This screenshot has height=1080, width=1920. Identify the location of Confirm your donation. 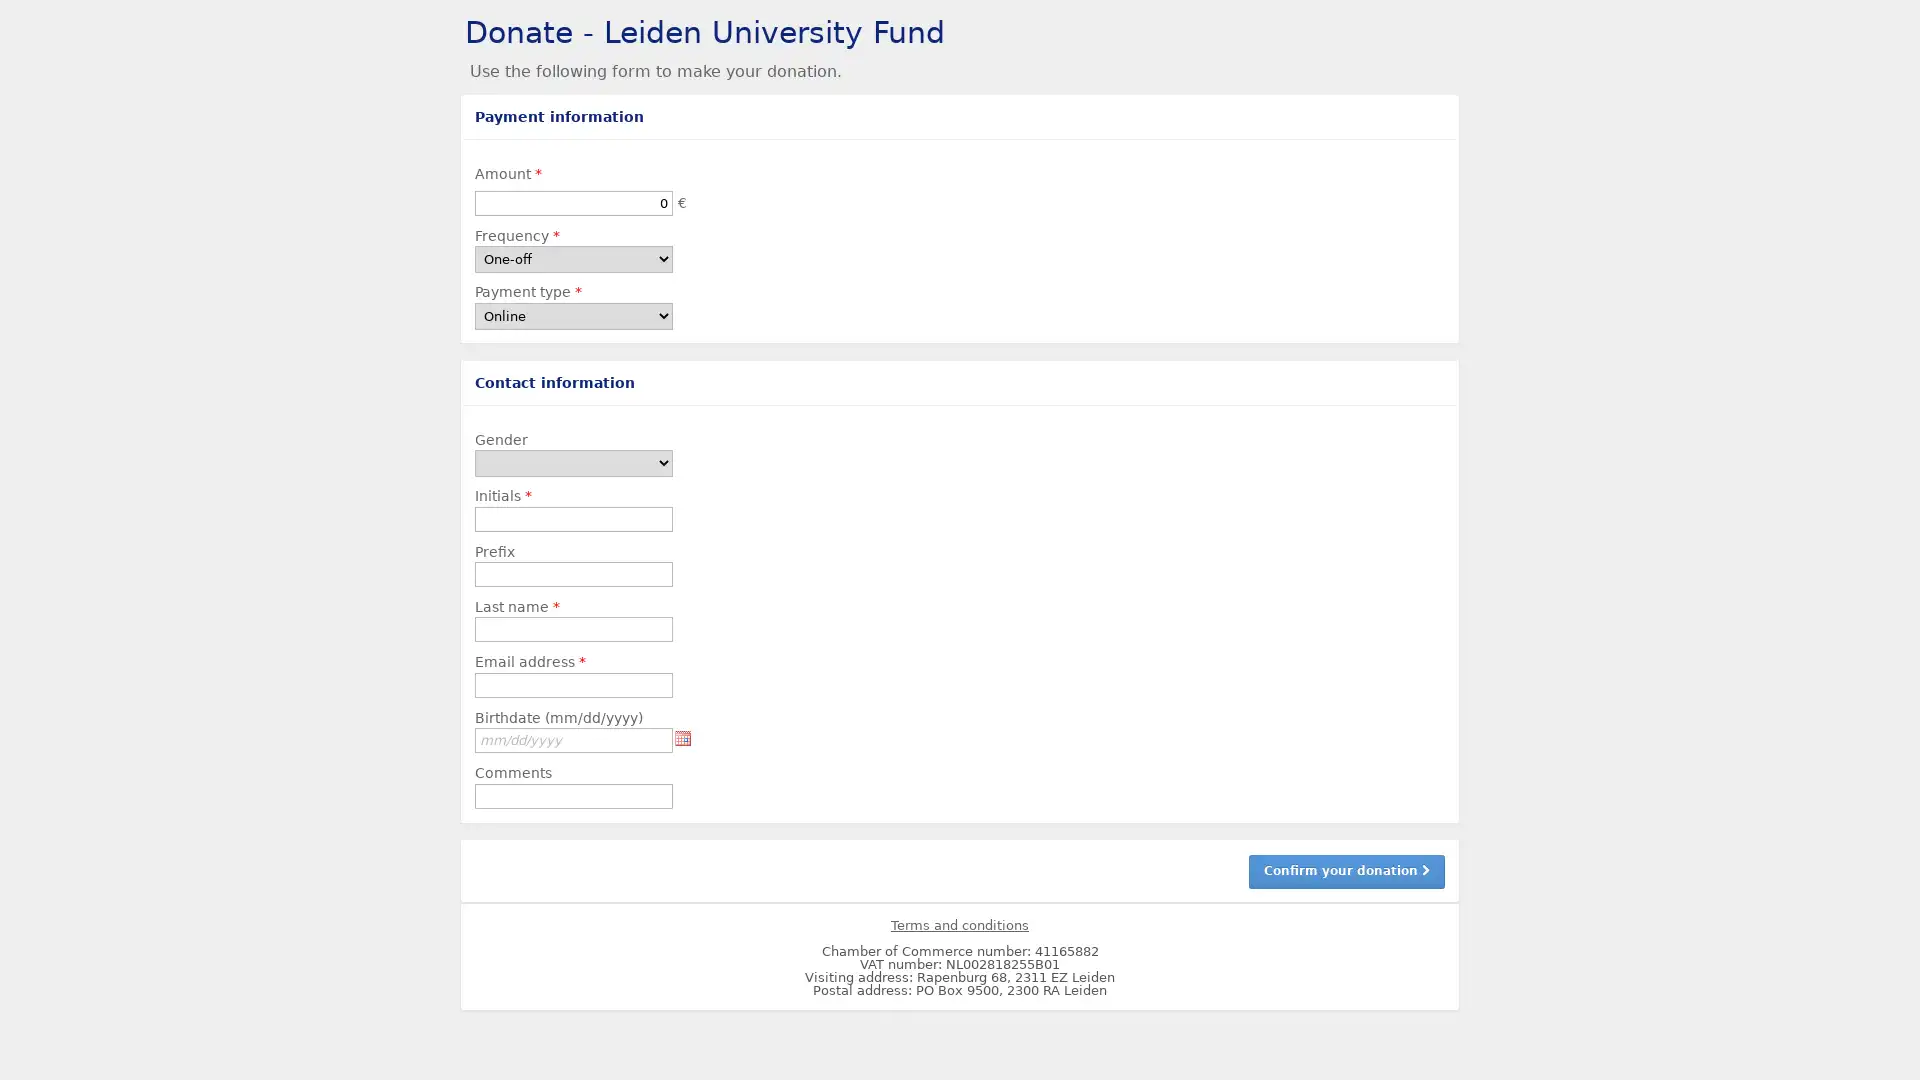
(1347, 870).